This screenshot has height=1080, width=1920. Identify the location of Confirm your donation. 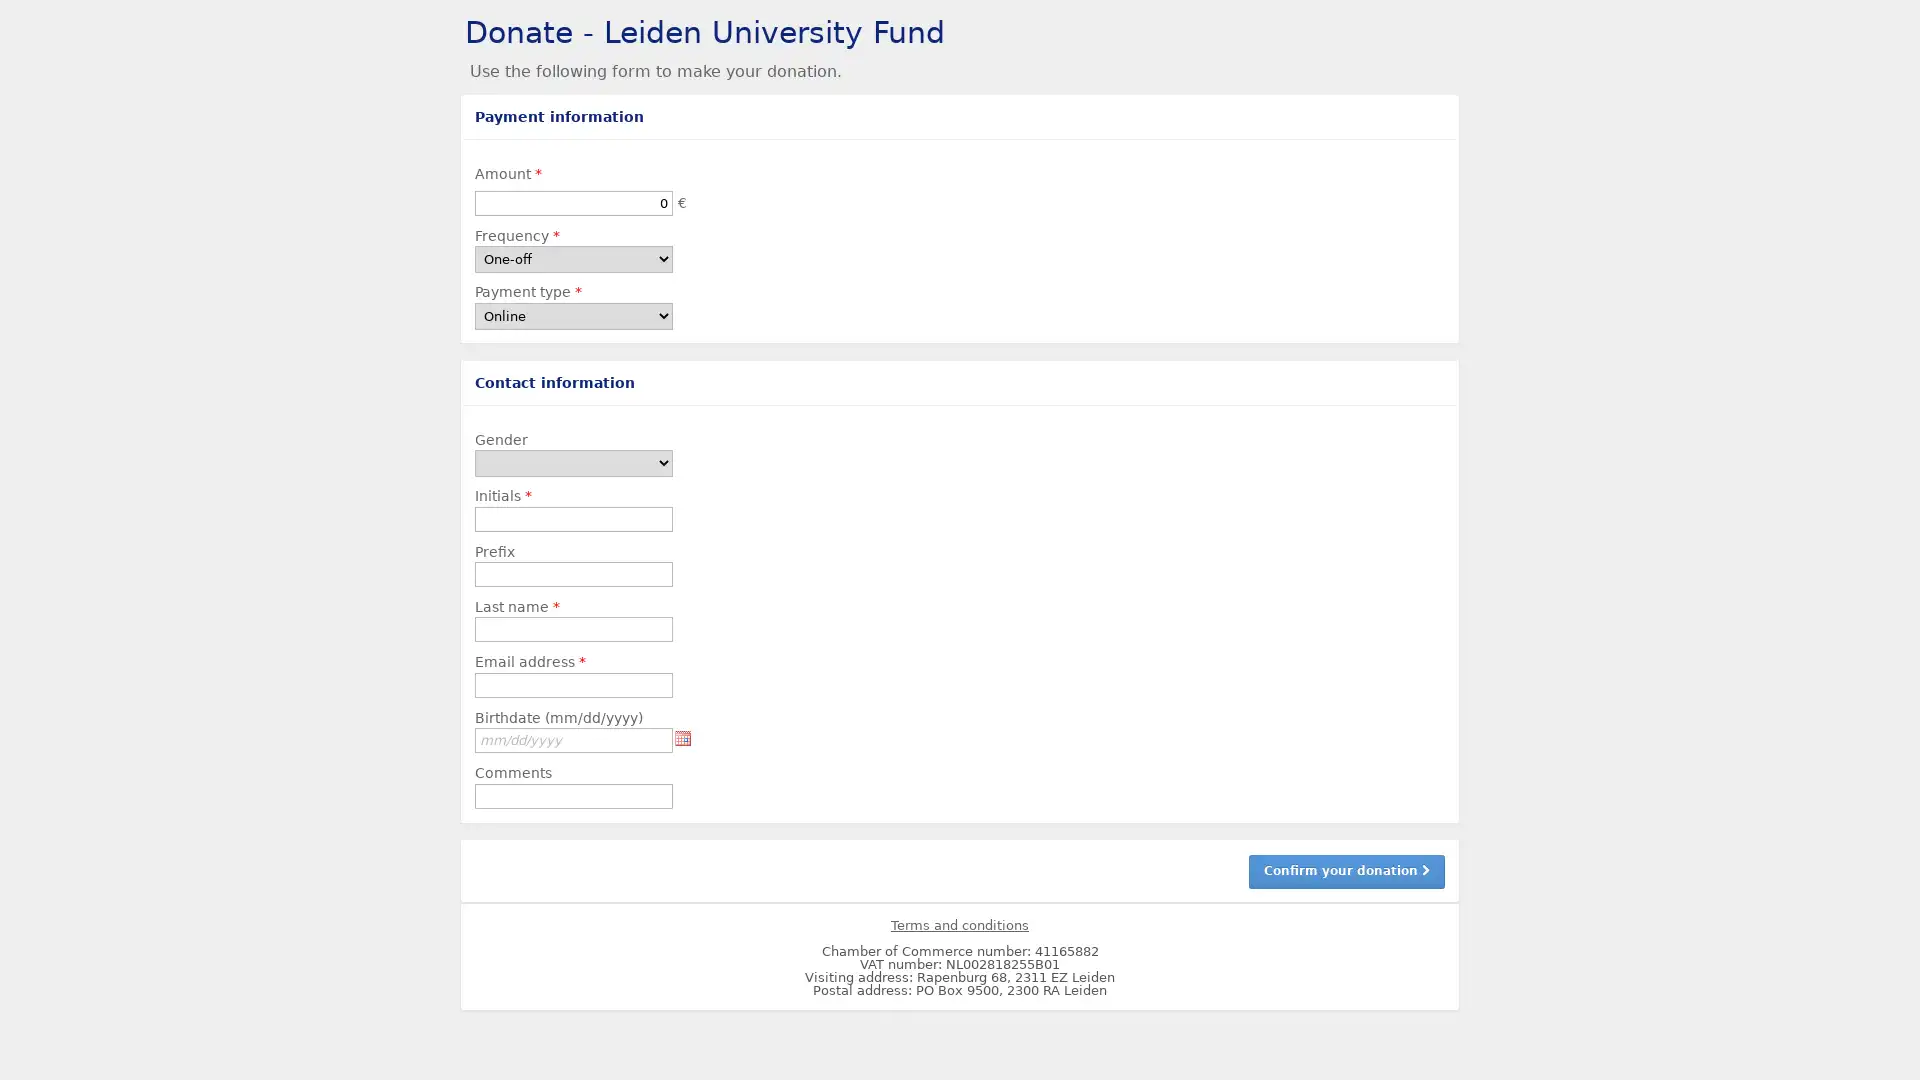
(1347, 870).